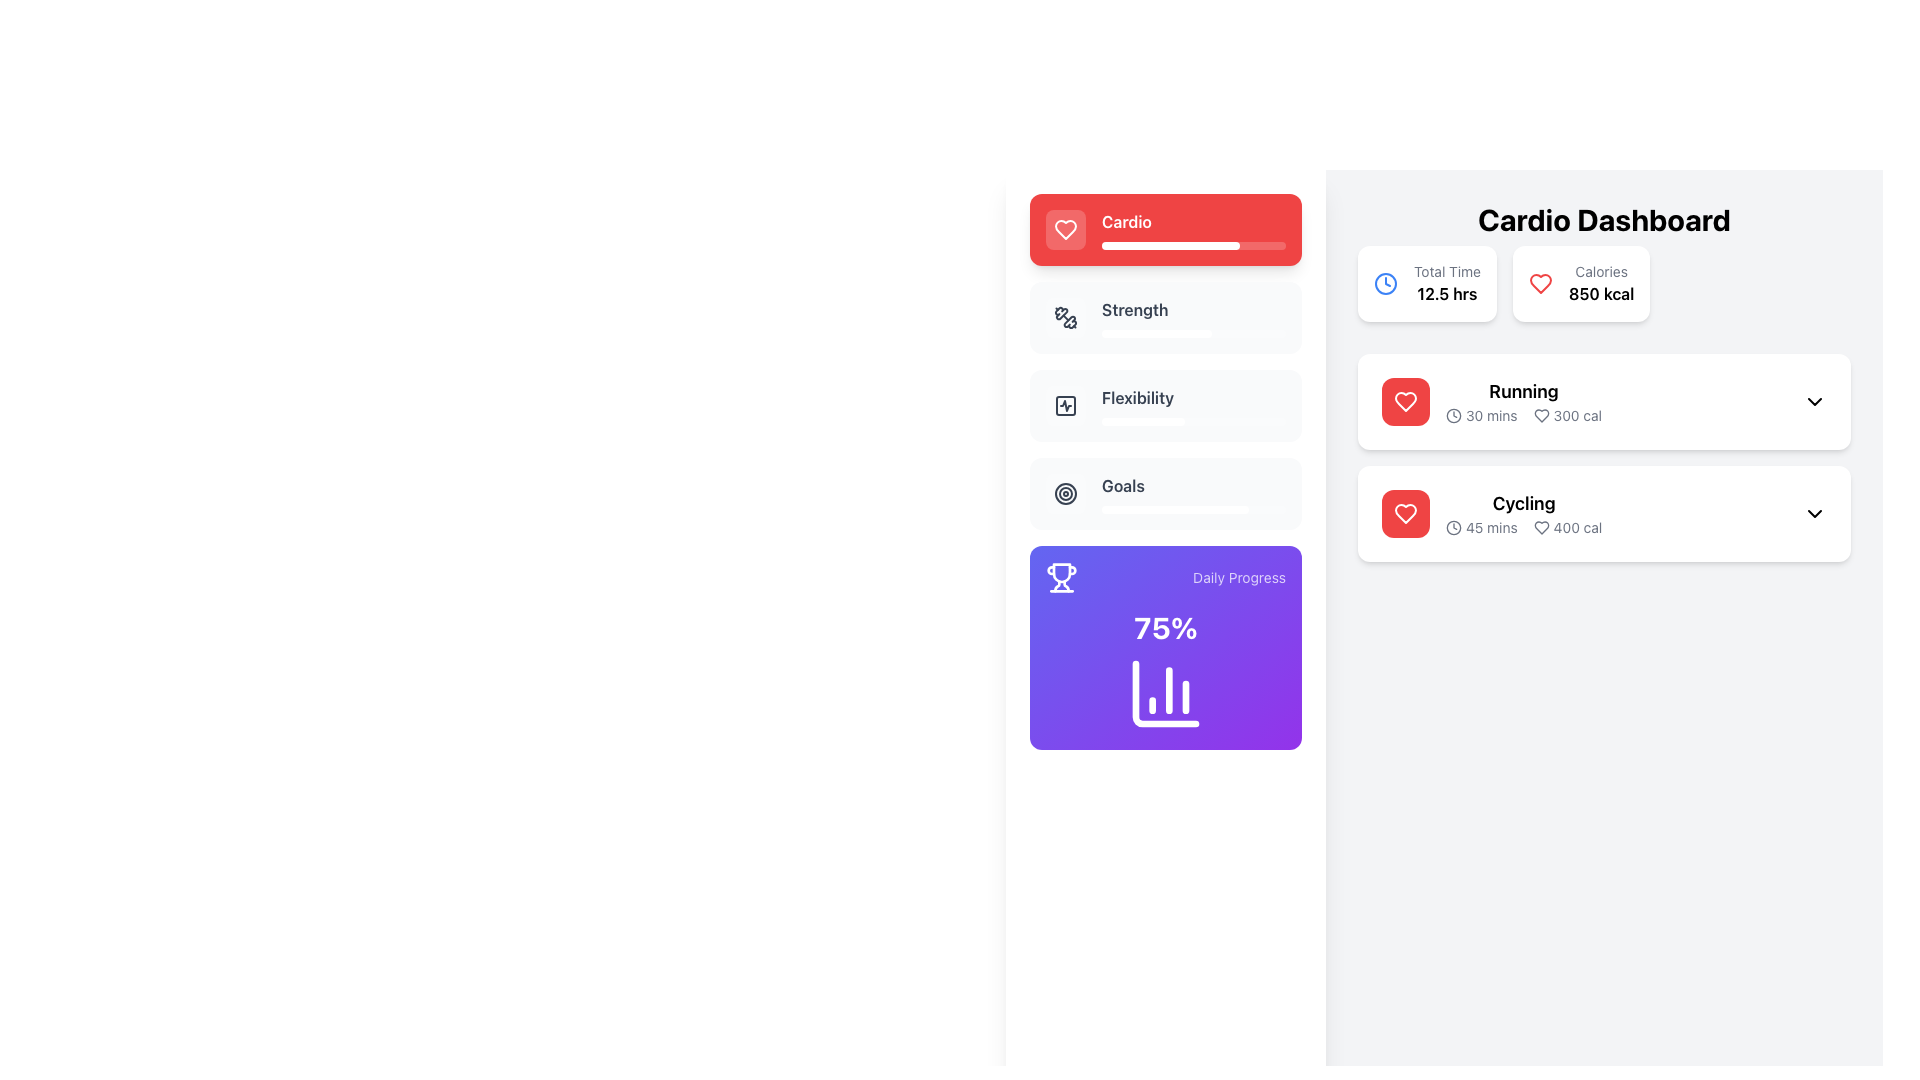  What do you see at coordinates (1447, 293) in the screenshot?
I see `information displayed in the Text element showing '12.5 hrs' in the 'Total Time' section of the Cardio Dashboard` at bounding box center [1447, 293].